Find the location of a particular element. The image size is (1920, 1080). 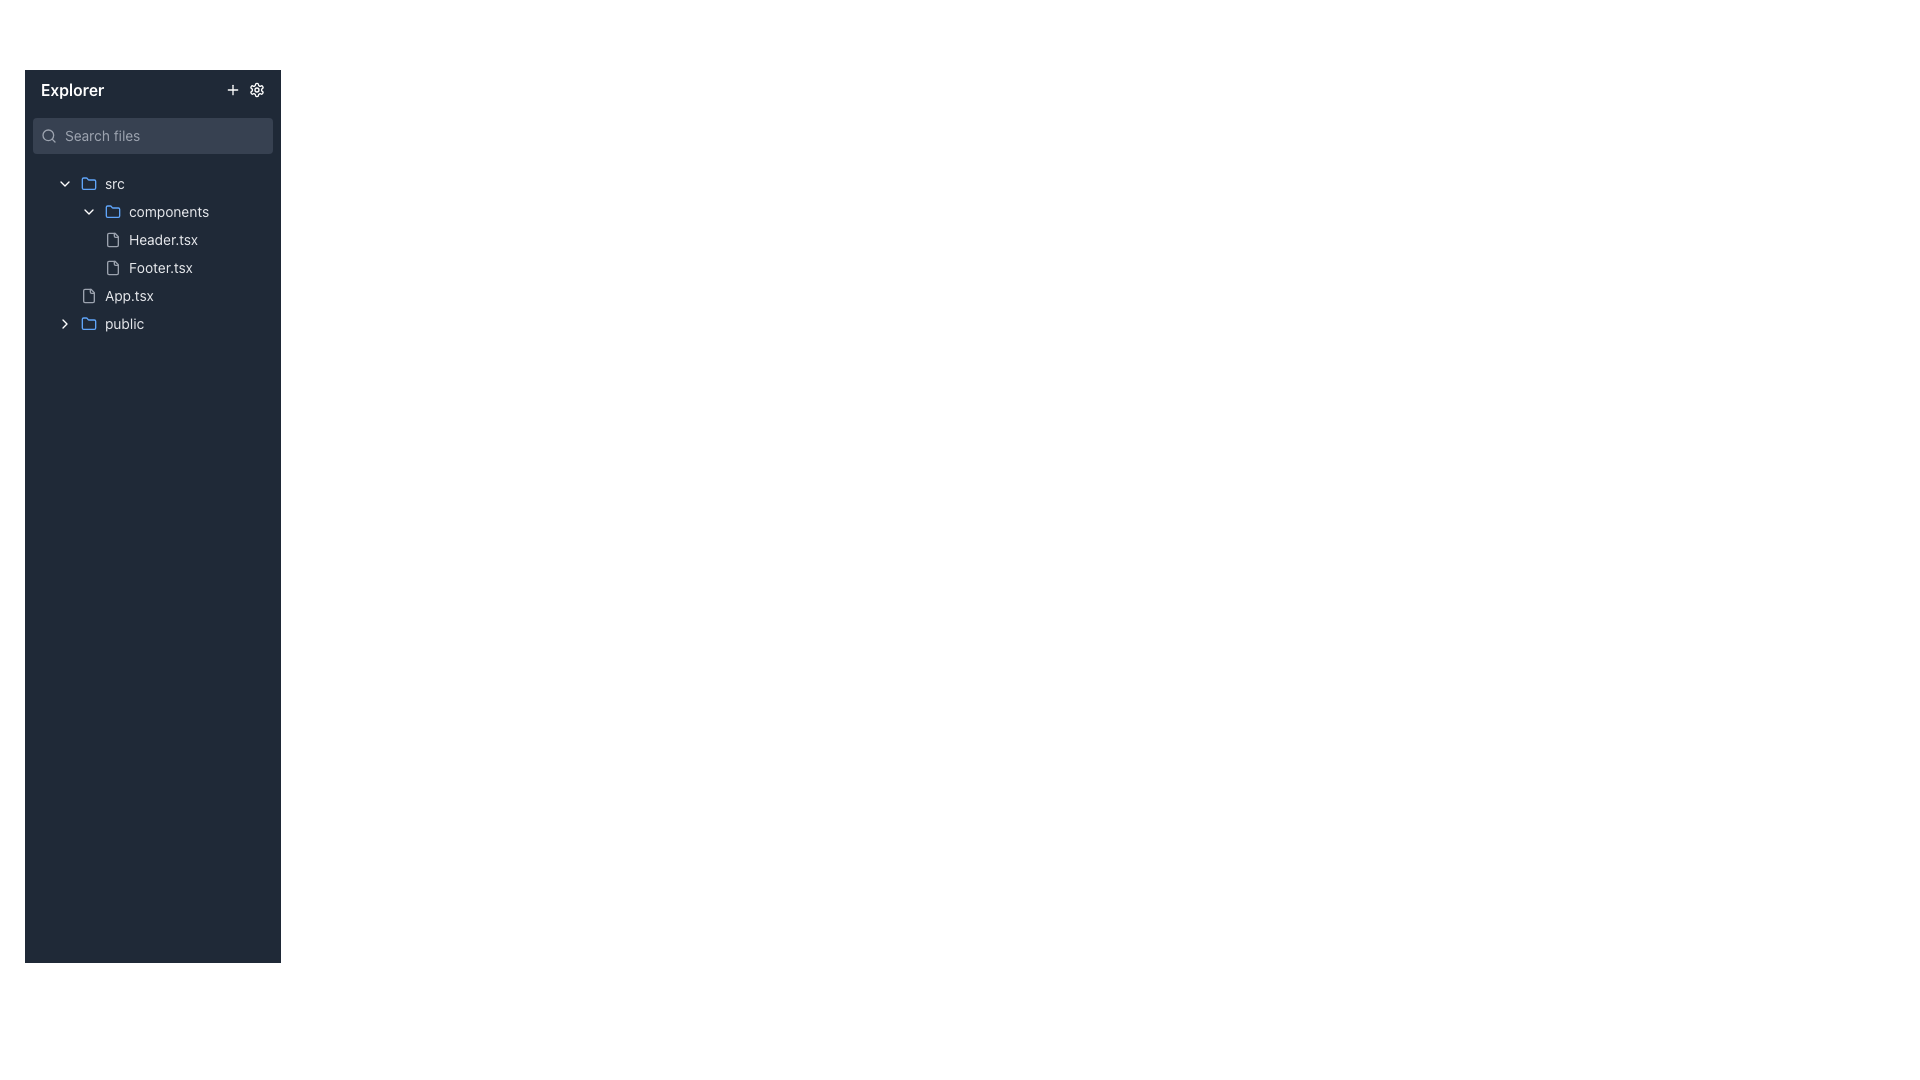

the circular graphic element of the search icon located in the top-left corner of the Explorer sidebar is located at coordinates (48, 135).